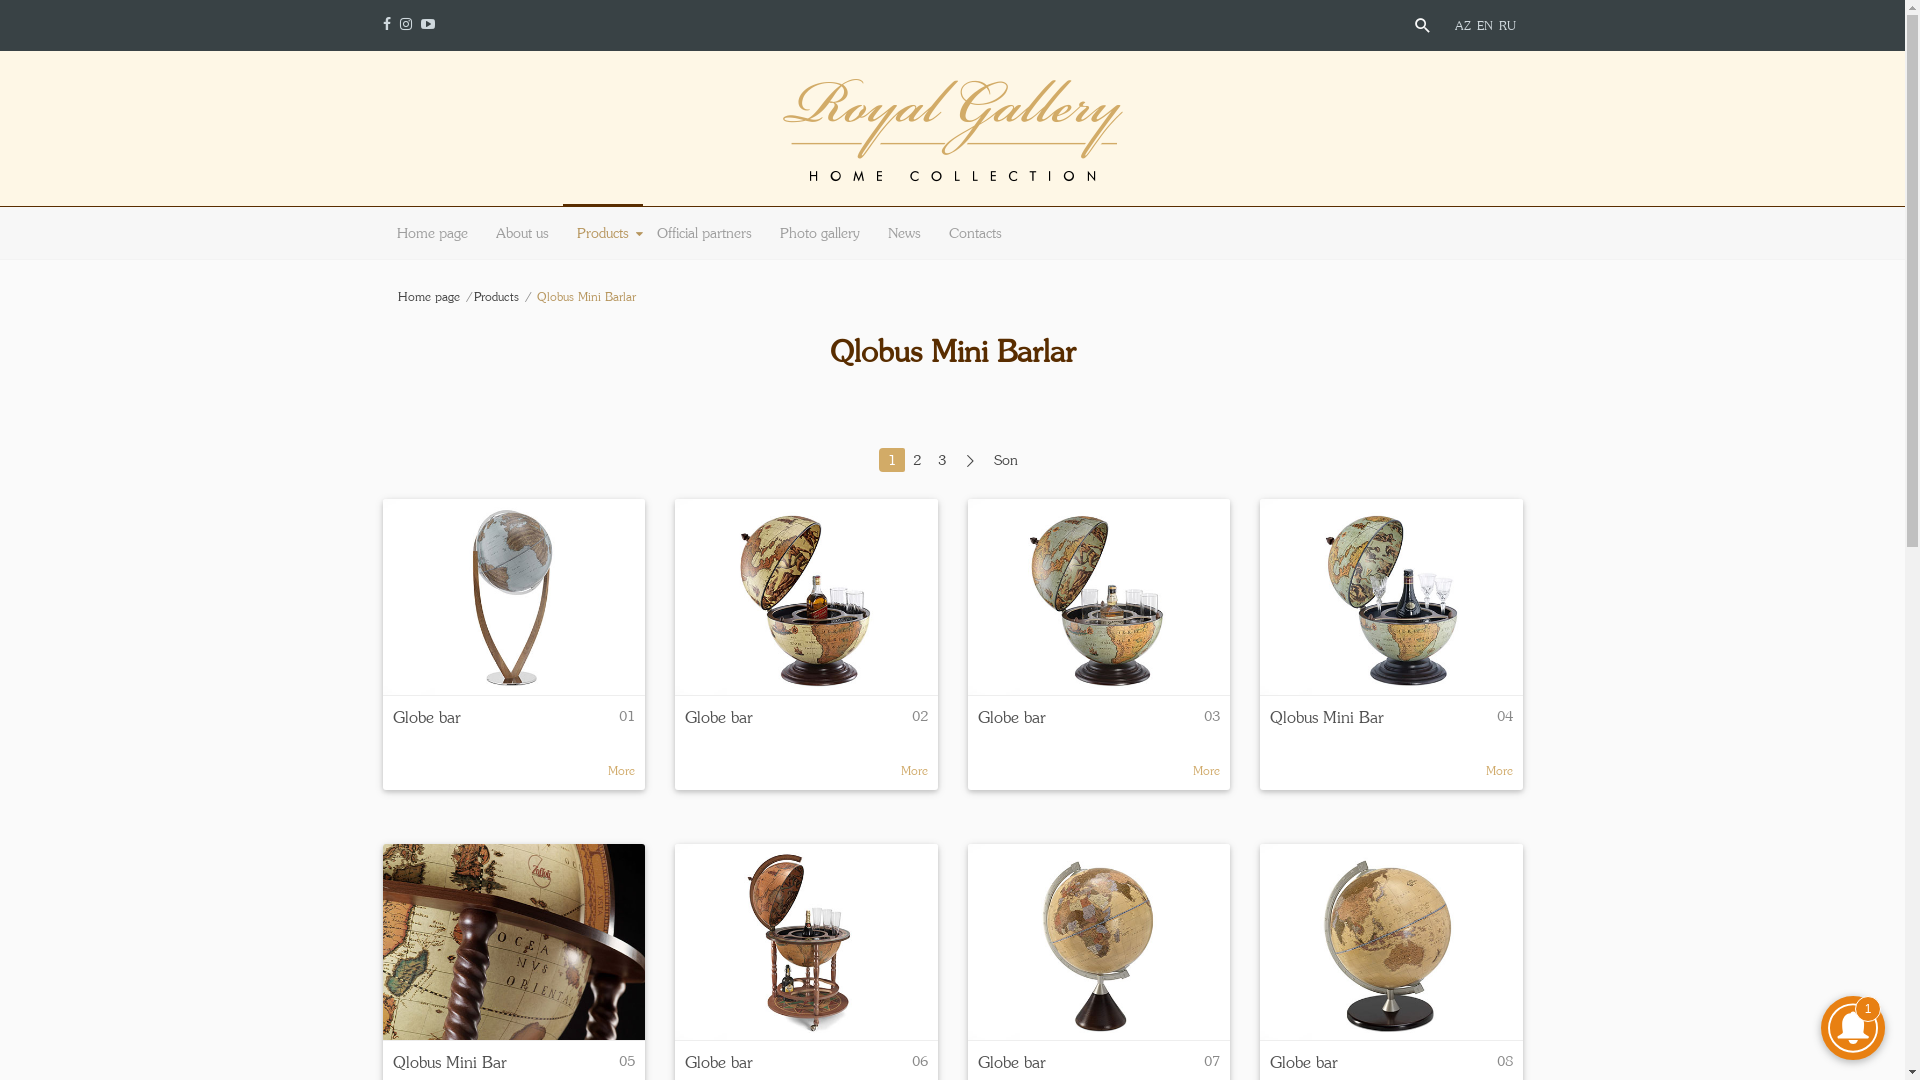  What do you see at coordinates (1507, 25) in the screenshot?
I see `'RU'` at bounding box center [1507, 25].